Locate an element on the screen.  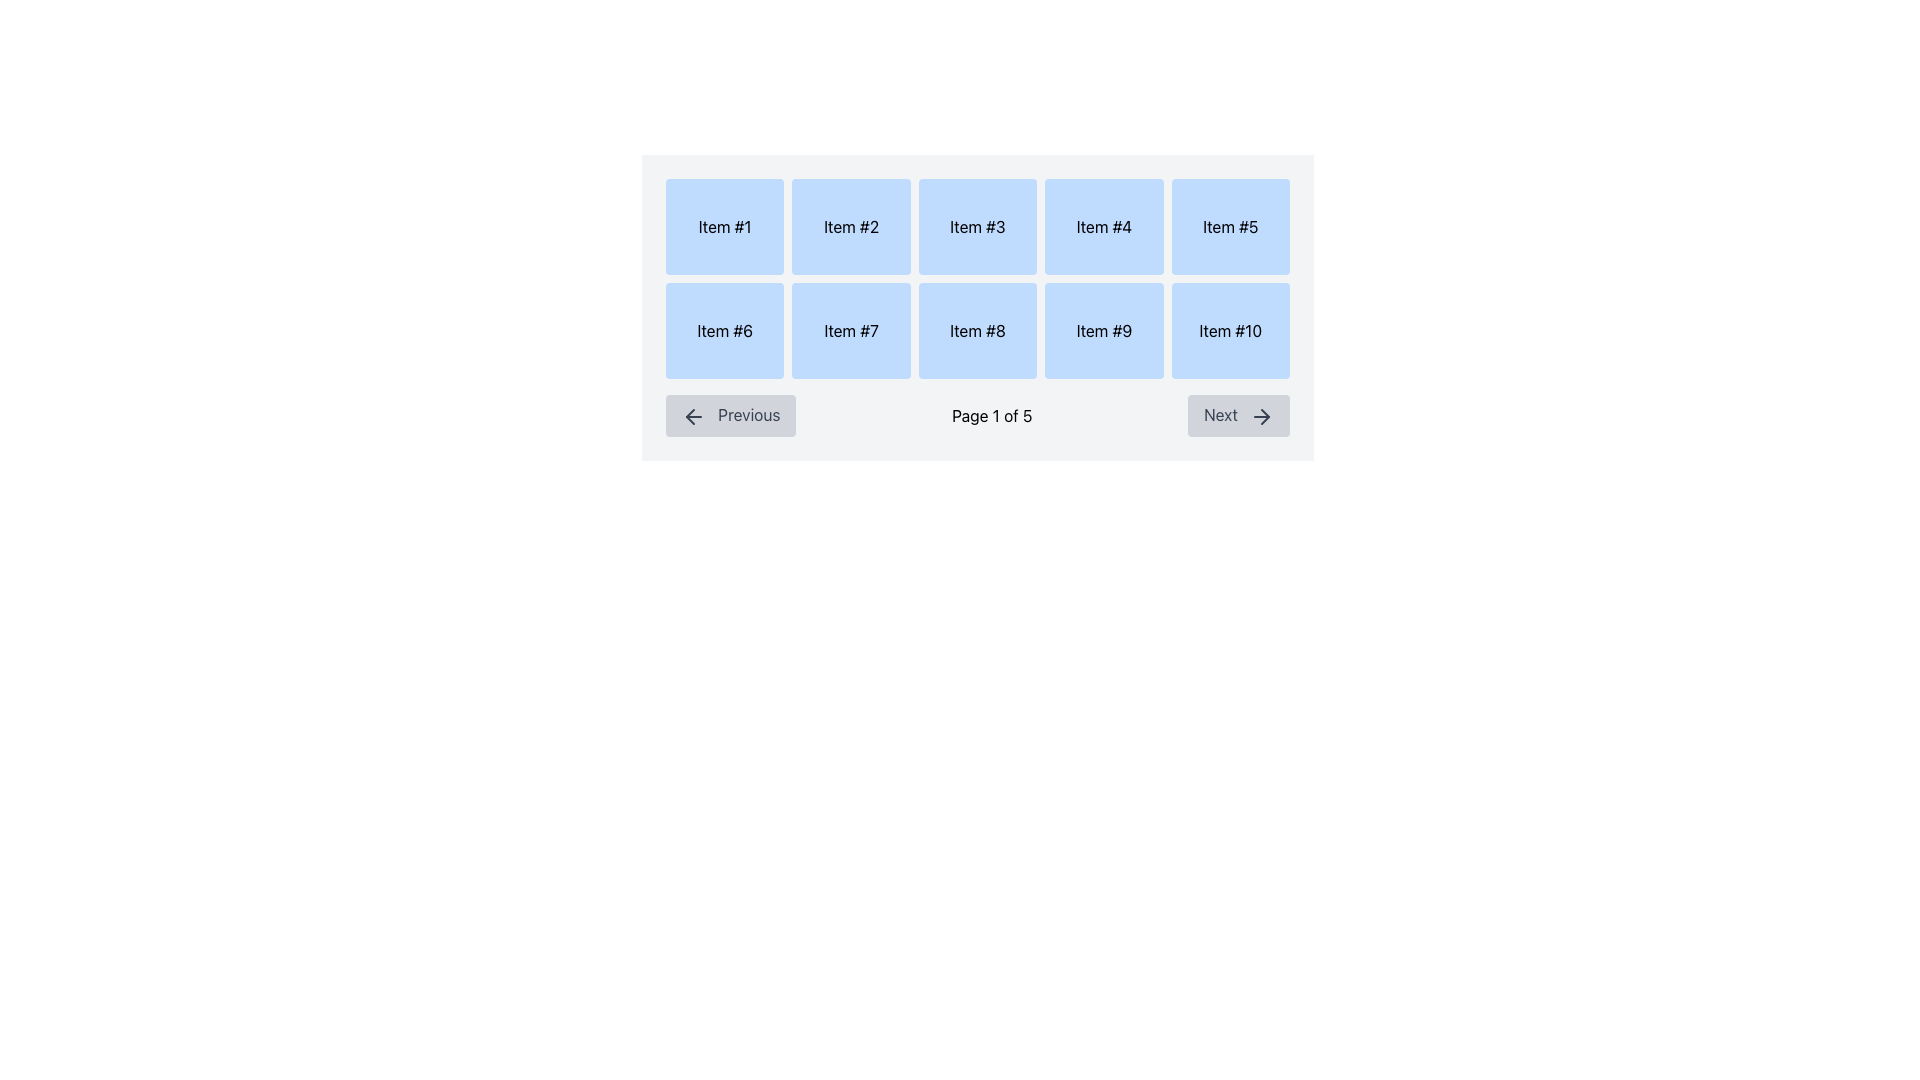
the text label displaying 'Item #10' in the second row, fifth column of the grid layout, which serves to present data and does not have direct interactions is located at coordinates (1229, 330).